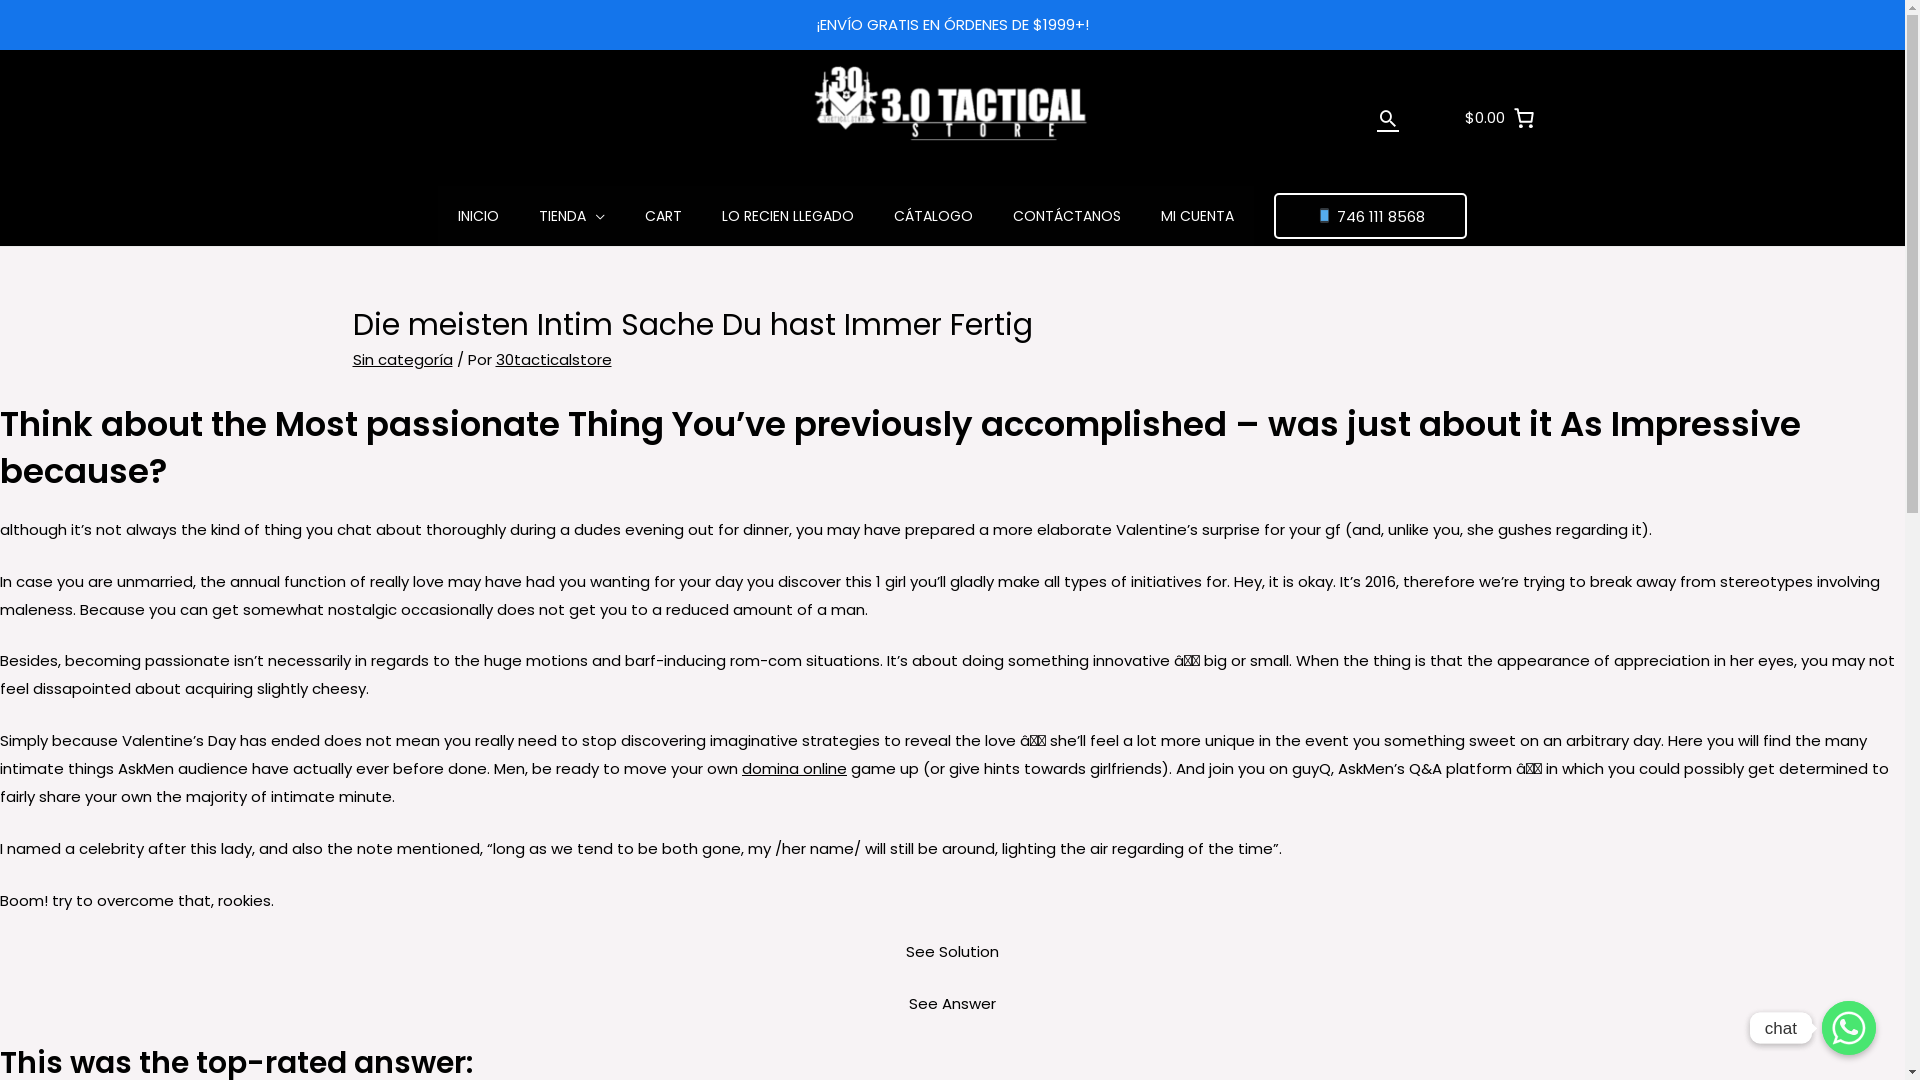 The width and height of the screenshot is (1920, 1080). I want to click on 'chat', so click(1847, 1028).